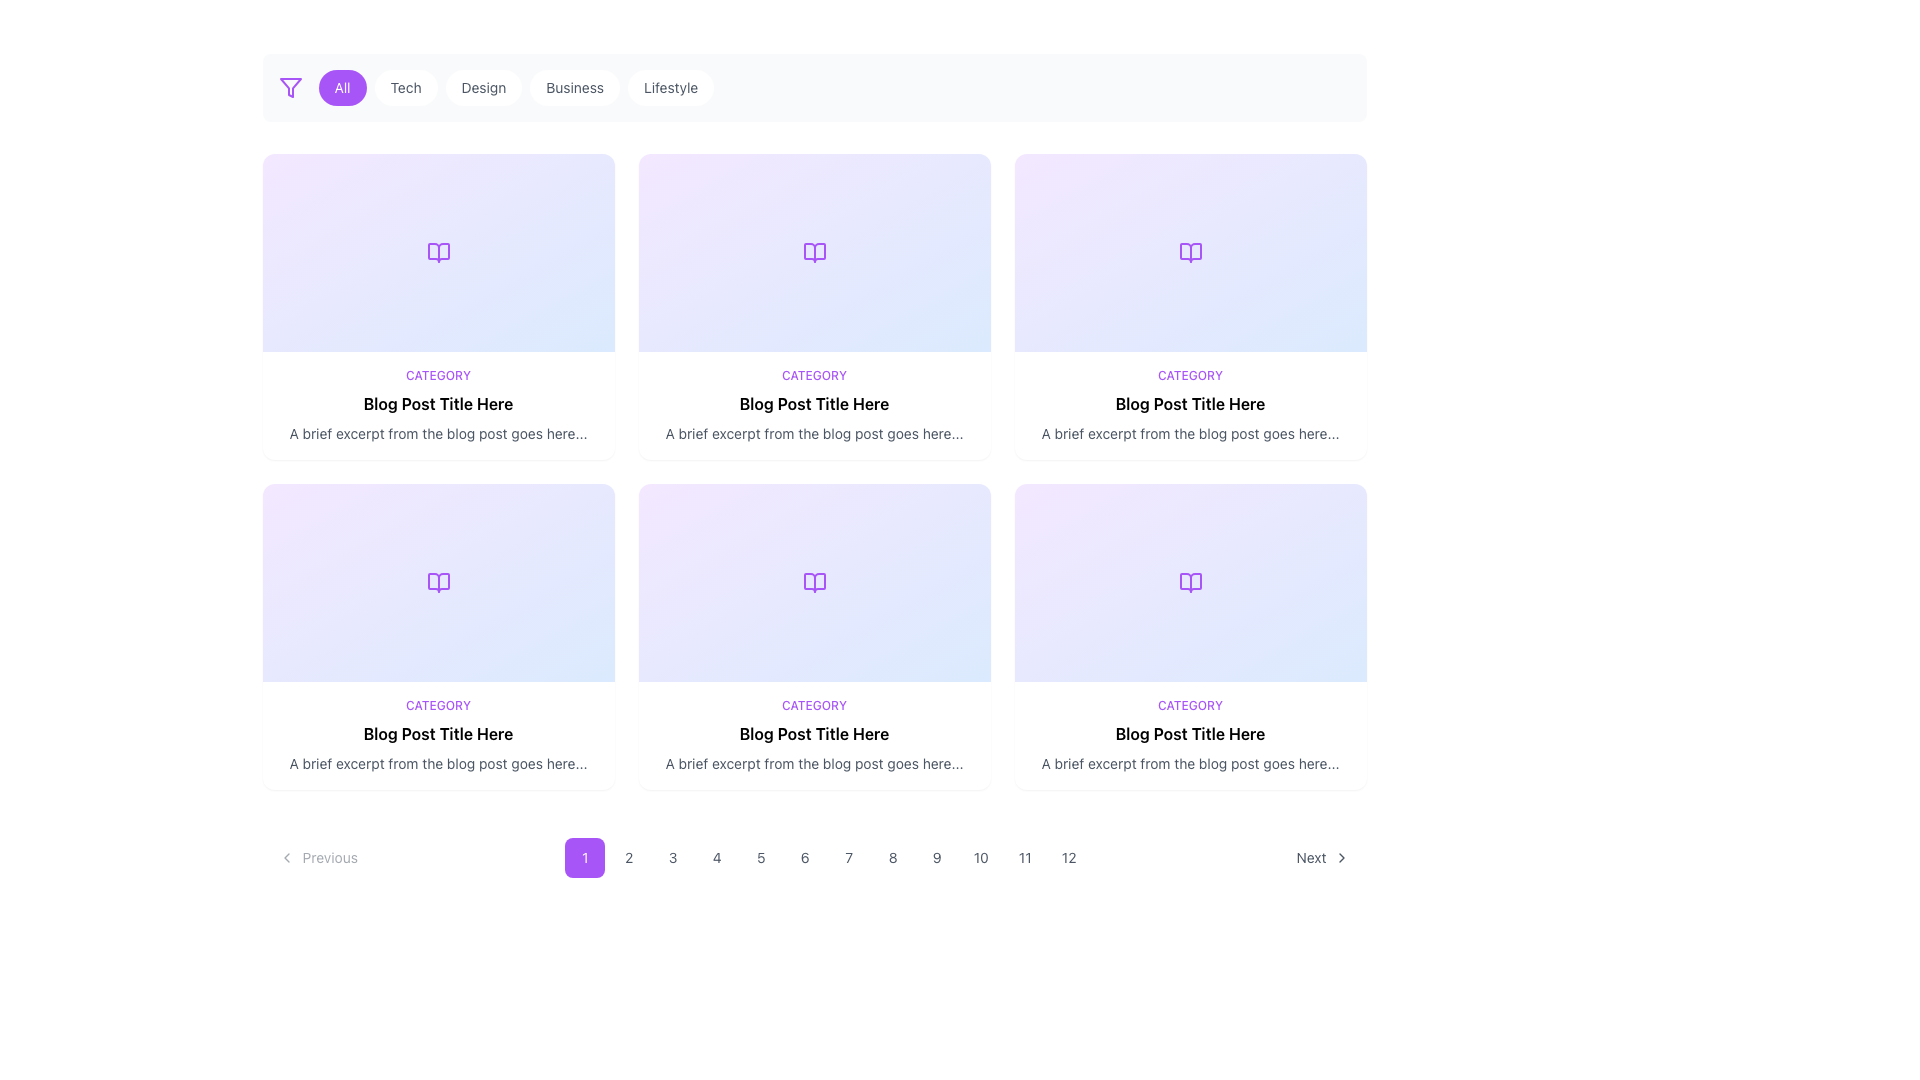 This screenshot has height=1080, width=1920. What do you see at coordinates (1190, 433) in the screenshot?
I see `the text block element that contains the excerpt 'A brief excerpt from the blog post goes here...' located beneath the blog post title in a card structure` at bounding box center [1190, 433].